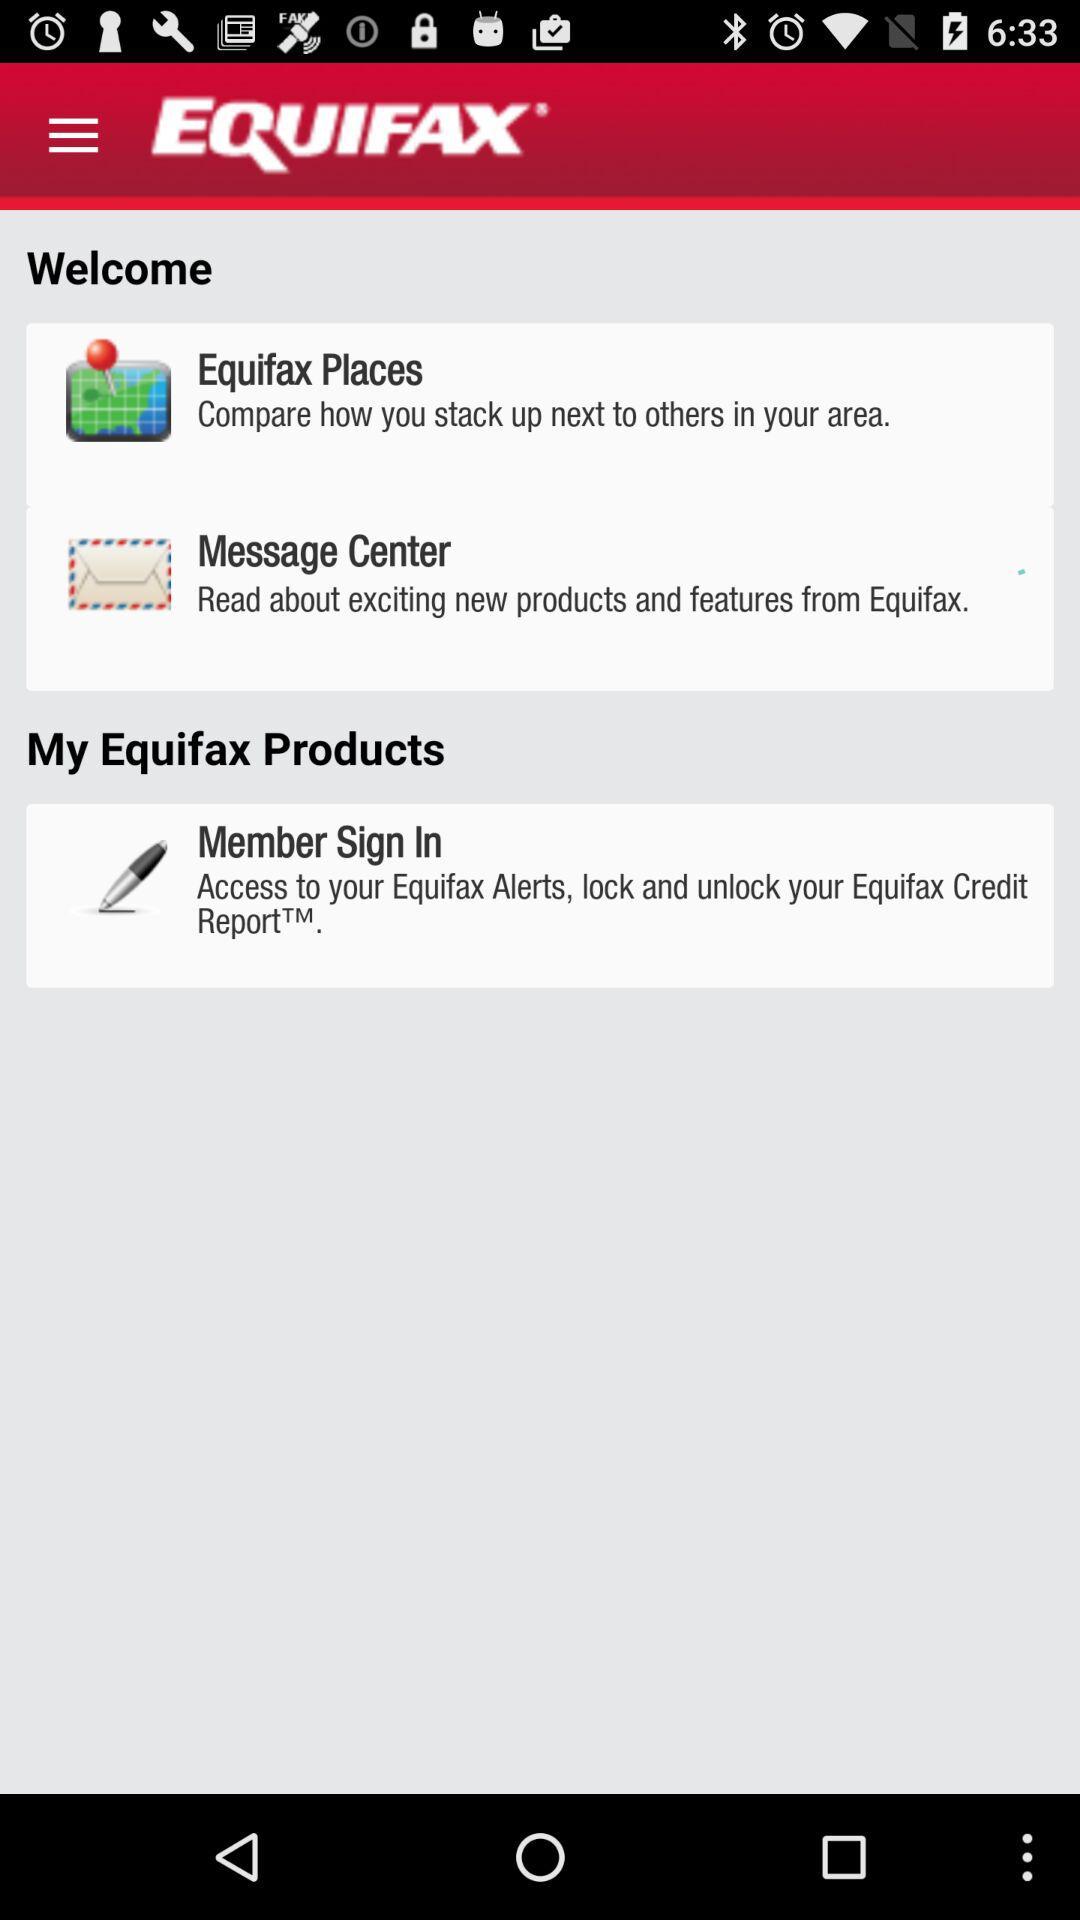  What do you see at coordinates (118, 878) in the screenshot?
I see `the pen icon near the member sign in field` at bounding box center [118, 878].